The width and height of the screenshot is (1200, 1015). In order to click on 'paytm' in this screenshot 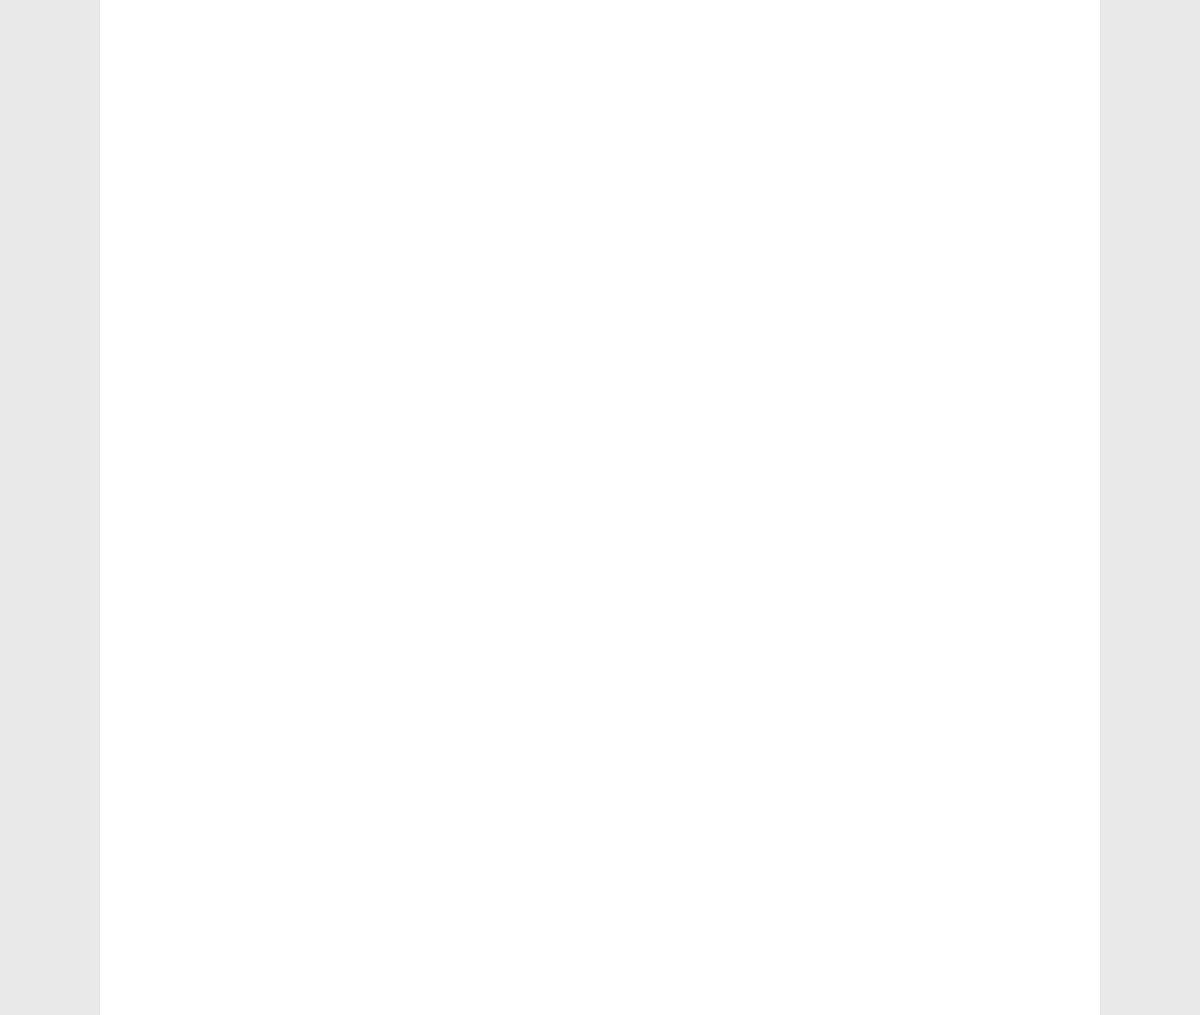, I will do `click(866, 244)`.